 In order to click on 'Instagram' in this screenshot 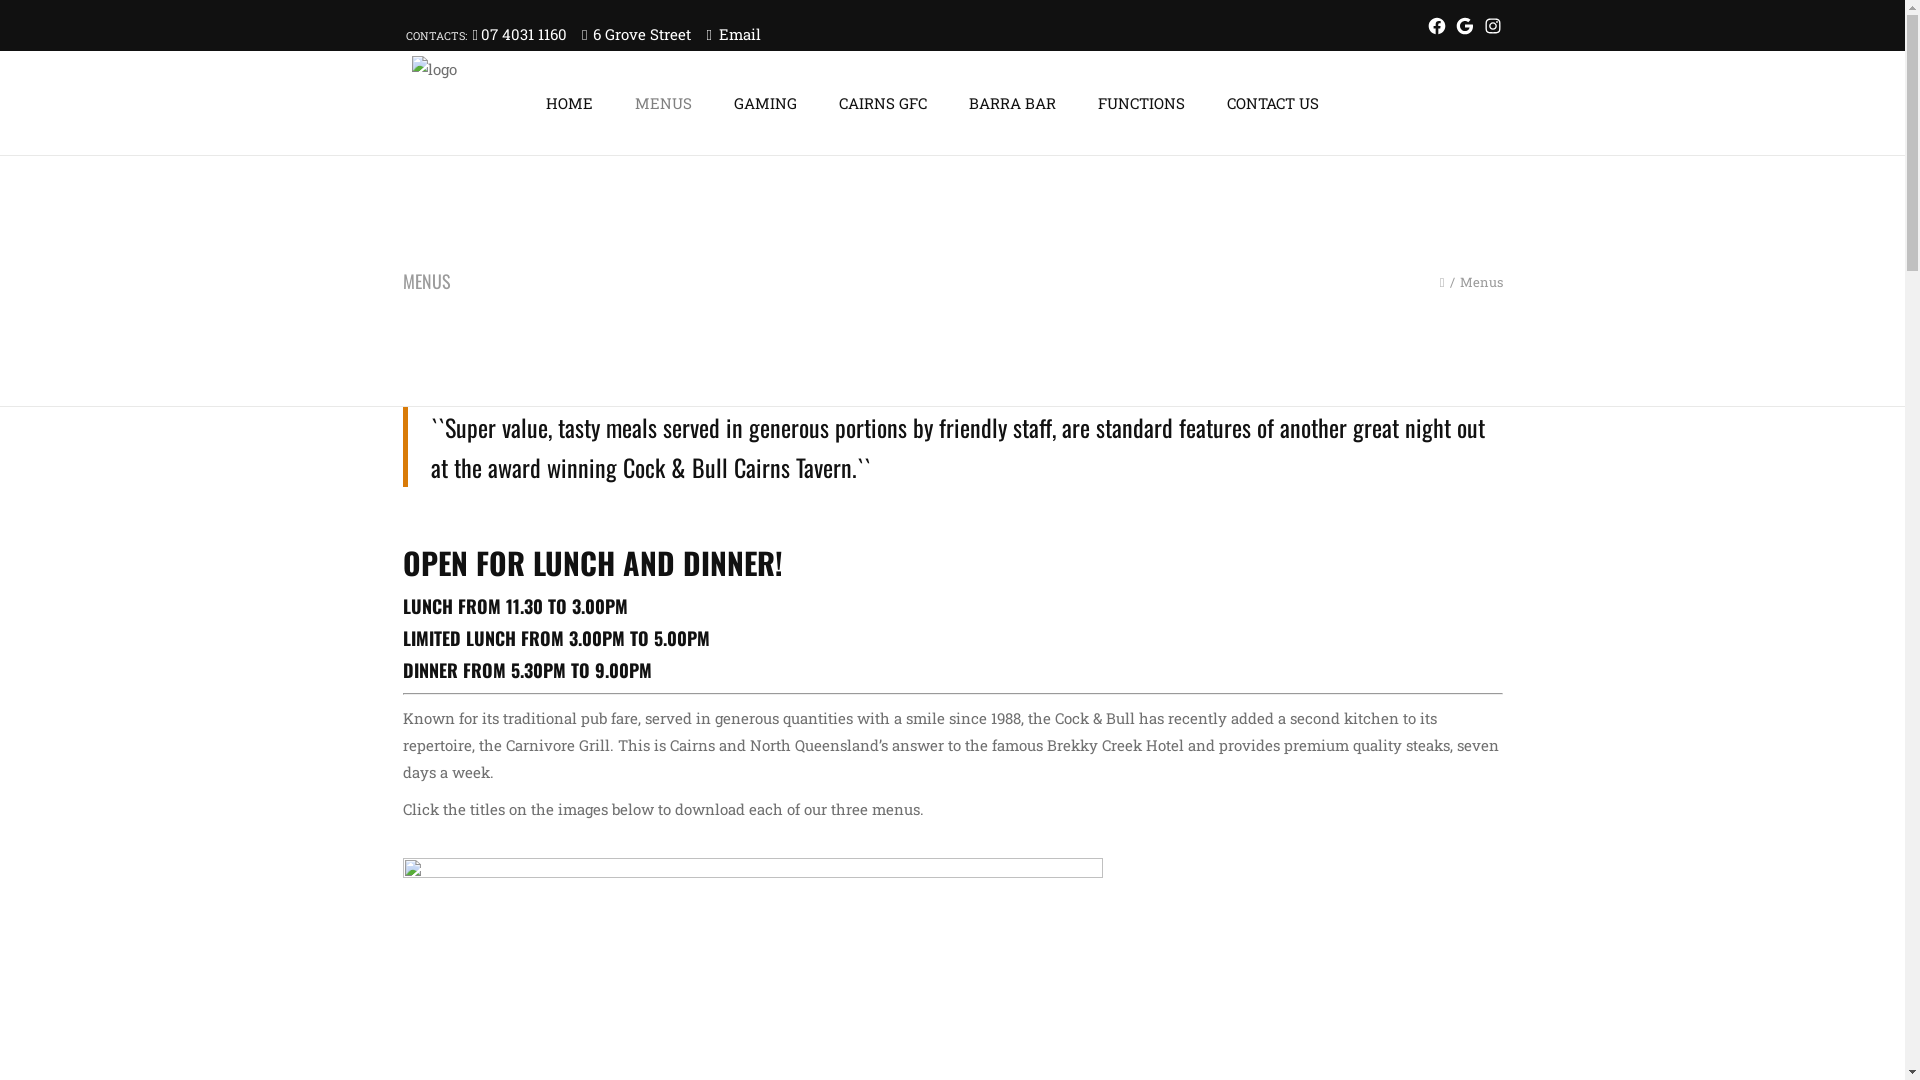, I will do `click(1492, 26)`.